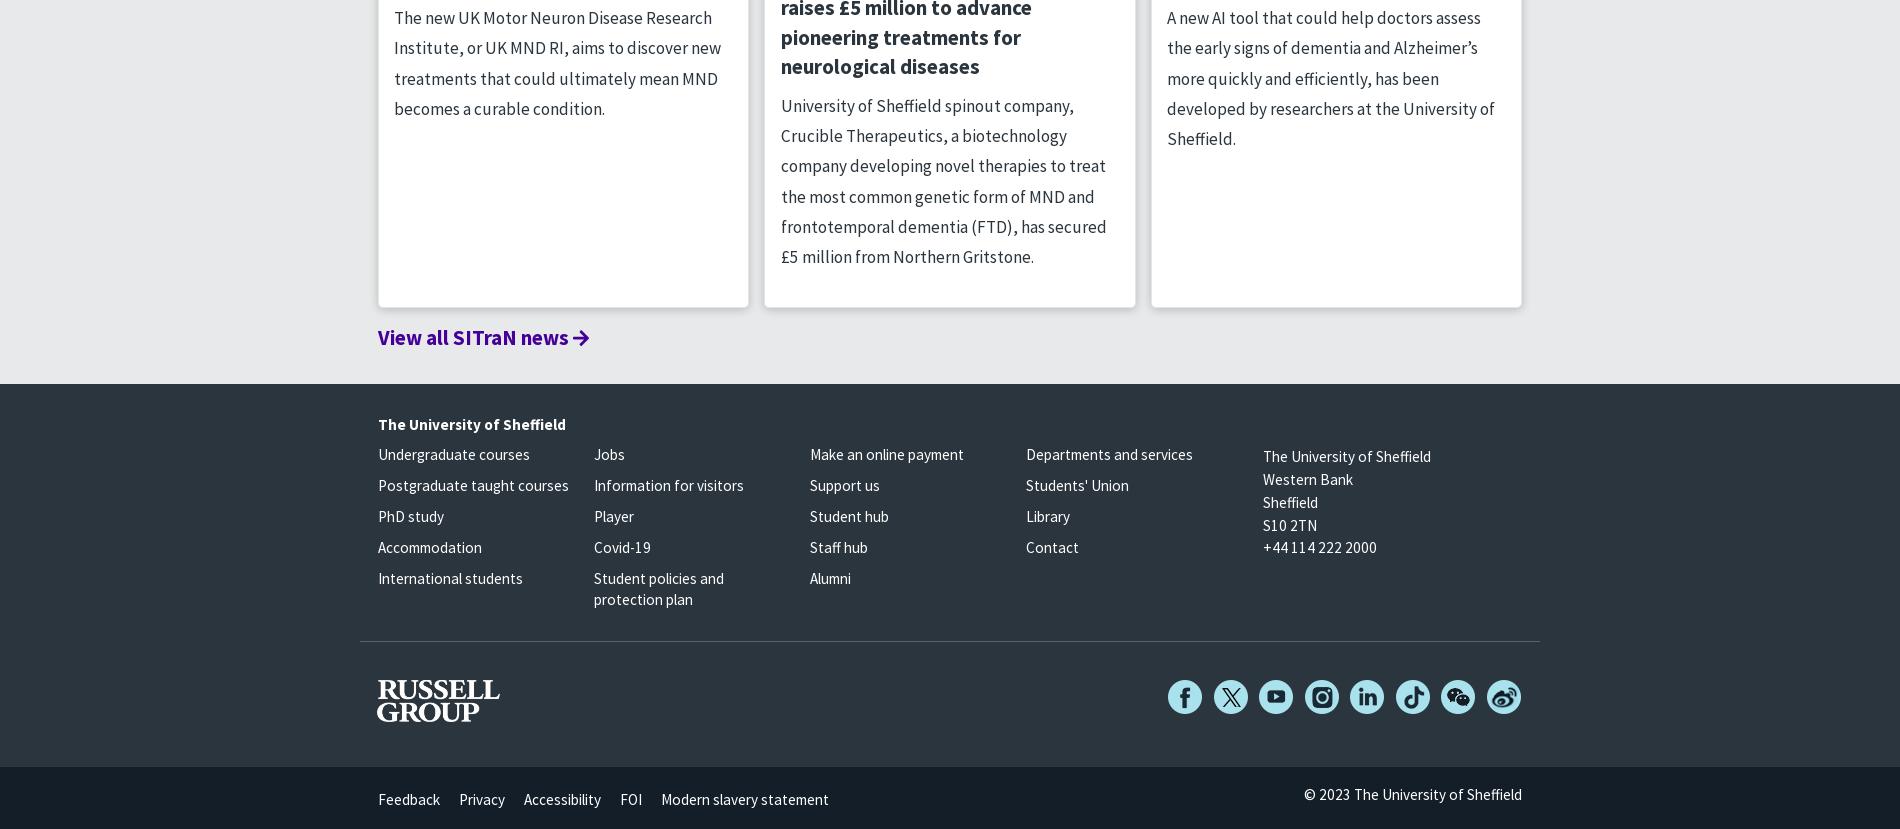  What do you see at coordinates (843, 485) in the screenshot?
I see `'Support us'` at bounding box center [843, 485].